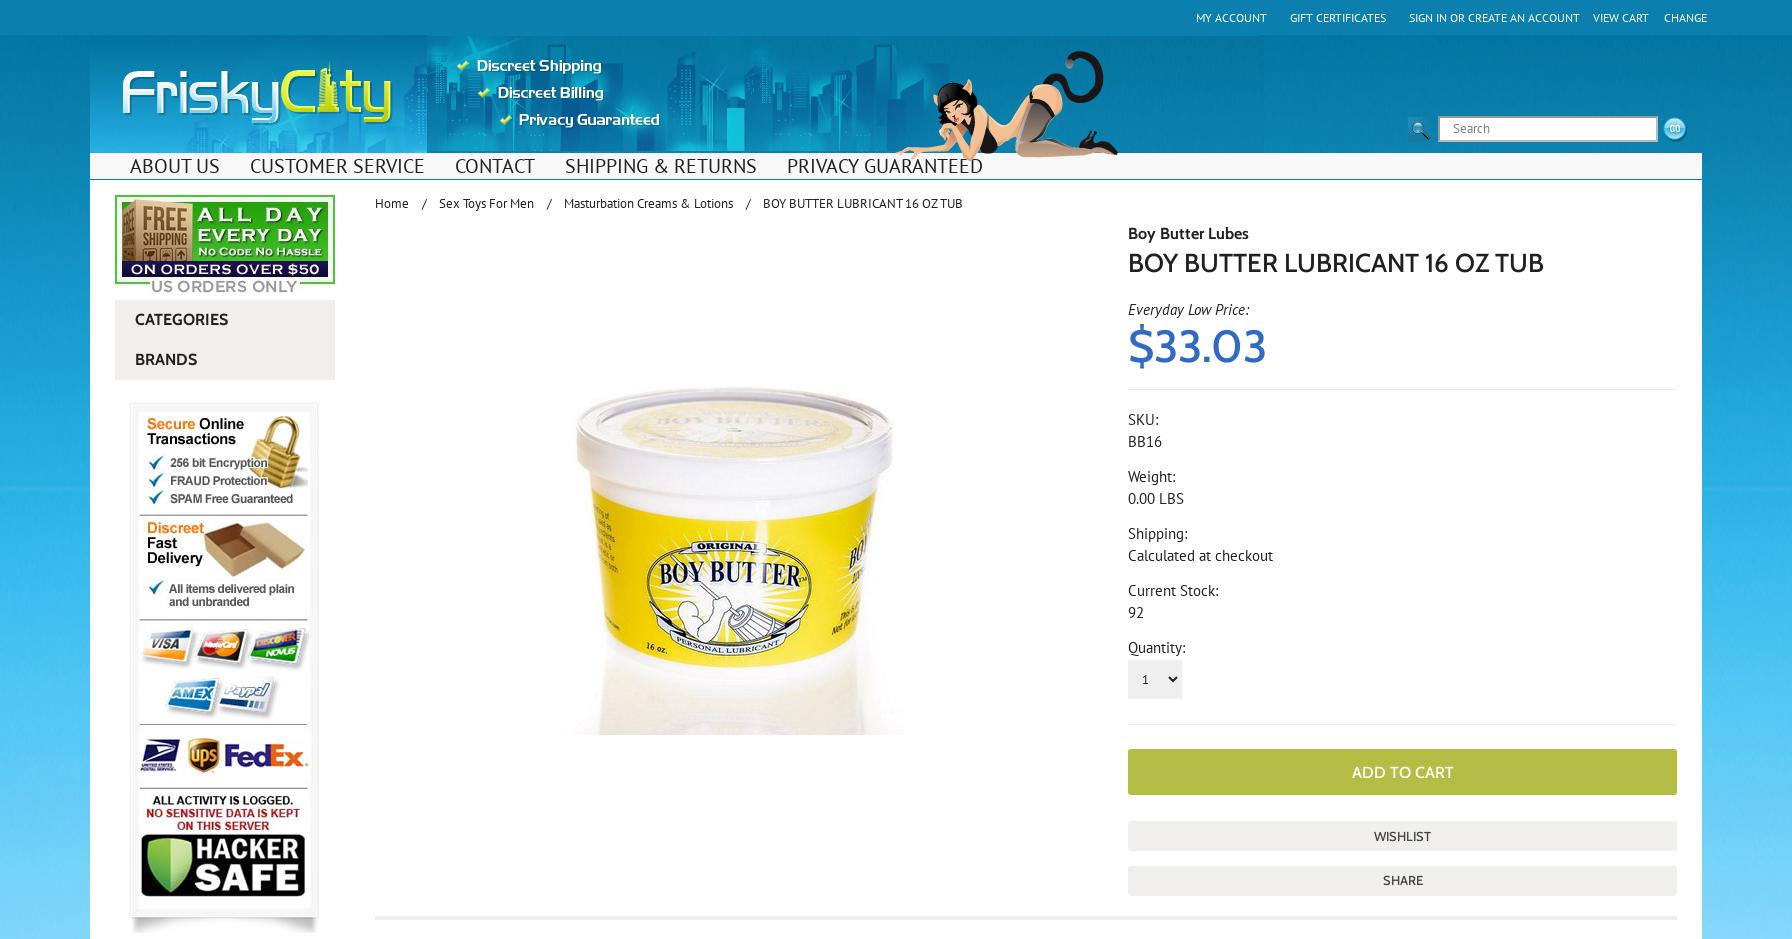 This screenshot has height=939, width=1792. I want to click on 'Quantity:', so click(1156, 646).